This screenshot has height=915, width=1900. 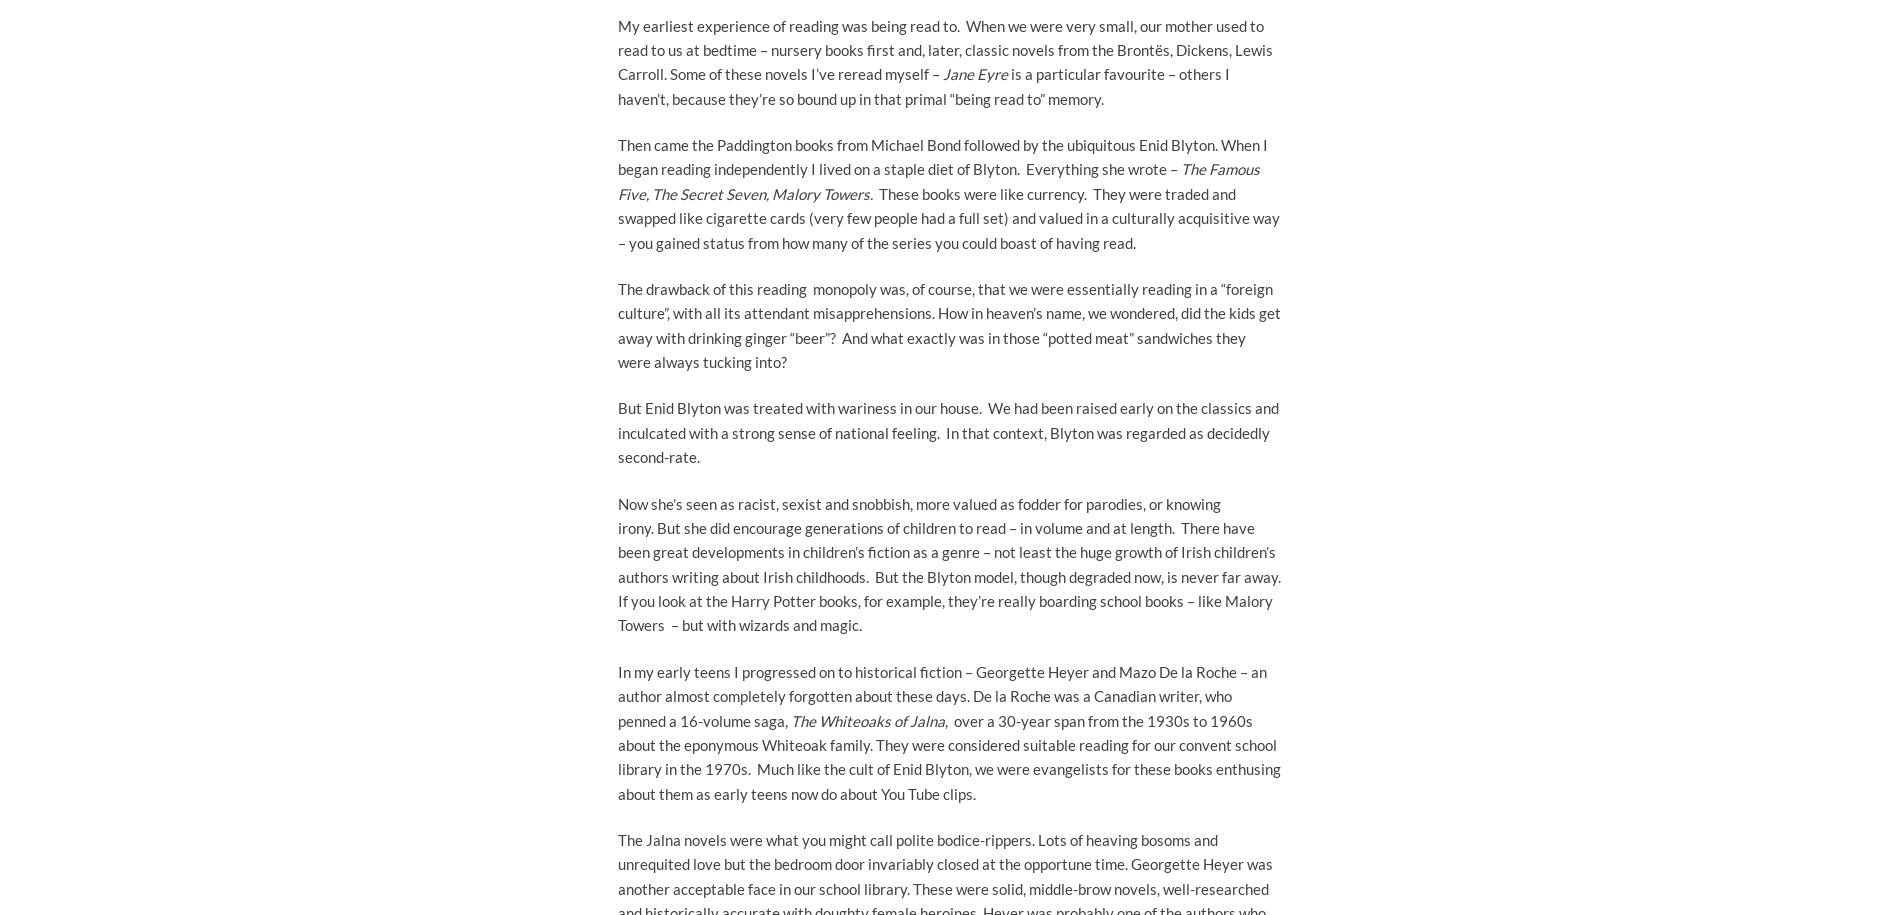 What do you see at coordinates (618, 179) in the screenshot?
I see `'The Famous Five, The Secret Seven, Malory Towers.'` at bounding box center [618, 179].